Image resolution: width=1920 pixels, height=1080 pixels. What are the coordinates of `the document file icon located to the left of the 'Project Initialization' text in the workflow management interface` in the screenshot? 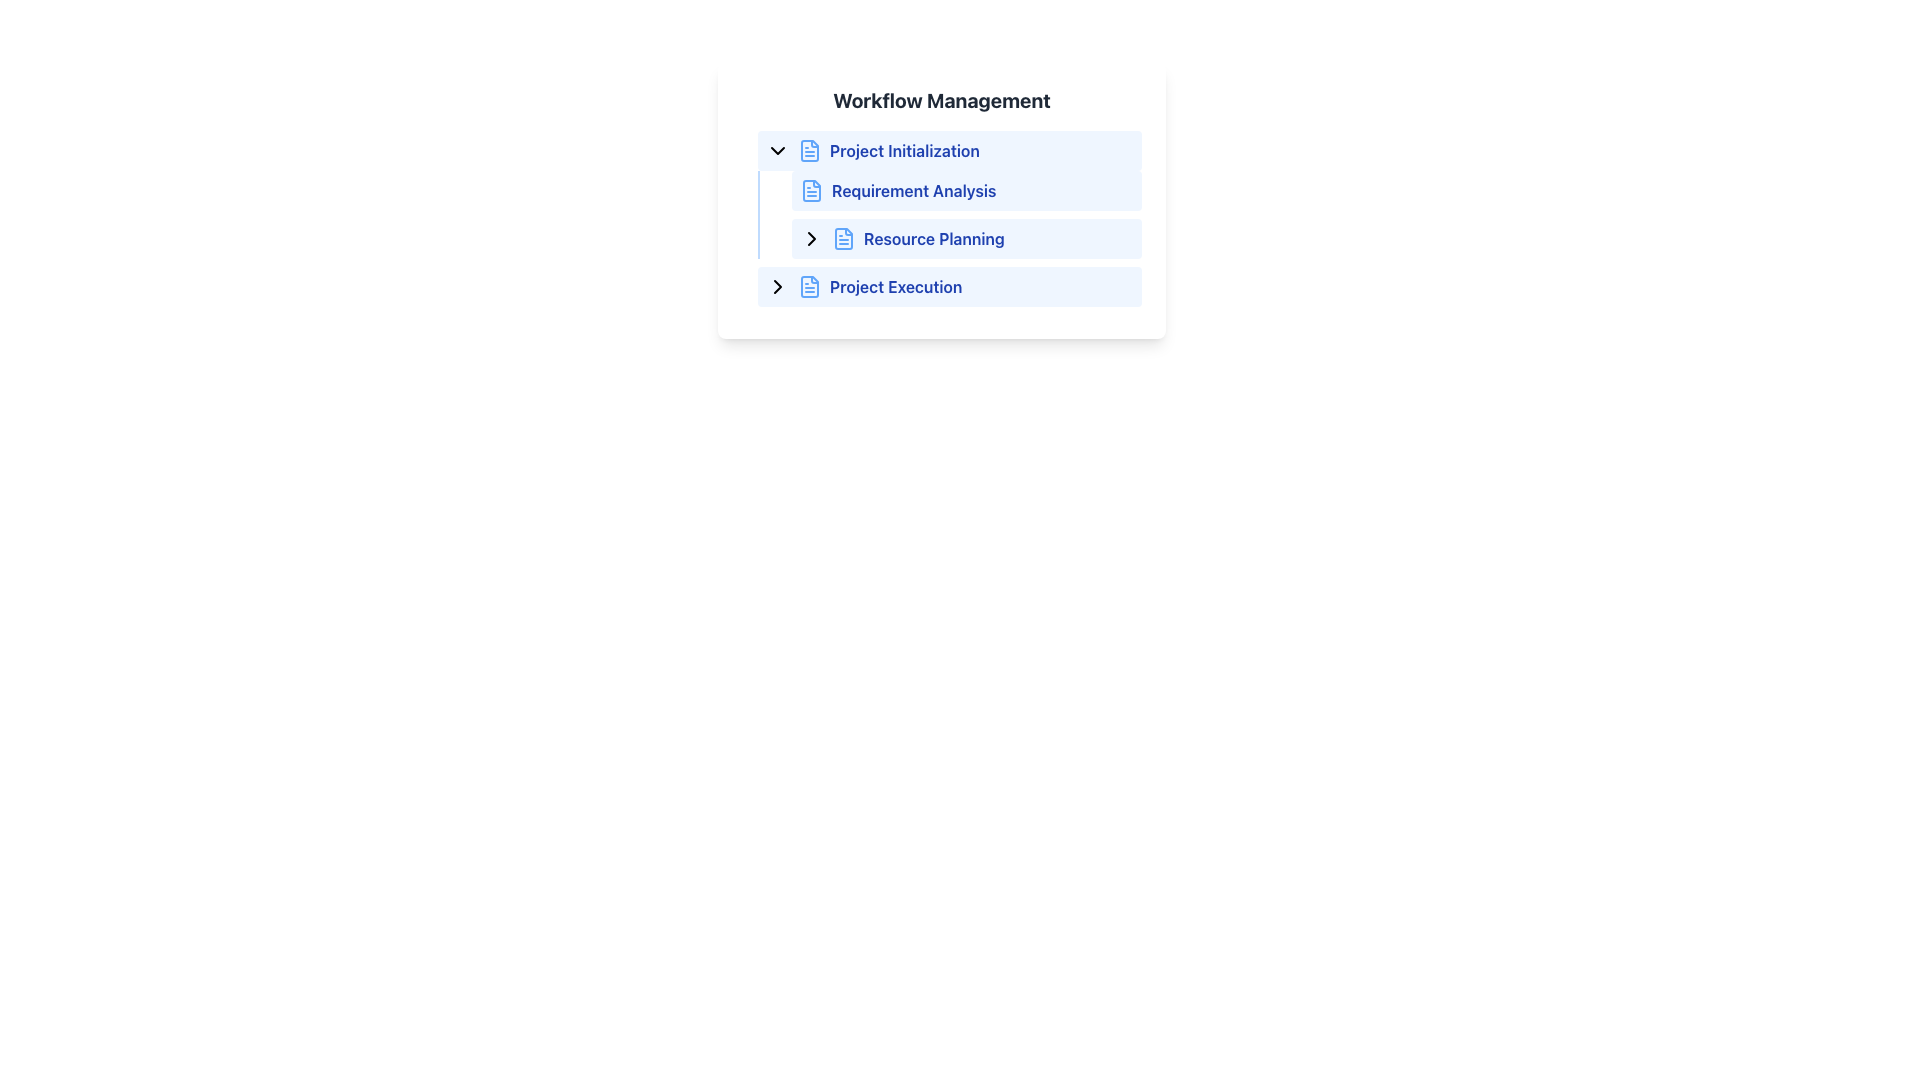 It's located at (810, 149).